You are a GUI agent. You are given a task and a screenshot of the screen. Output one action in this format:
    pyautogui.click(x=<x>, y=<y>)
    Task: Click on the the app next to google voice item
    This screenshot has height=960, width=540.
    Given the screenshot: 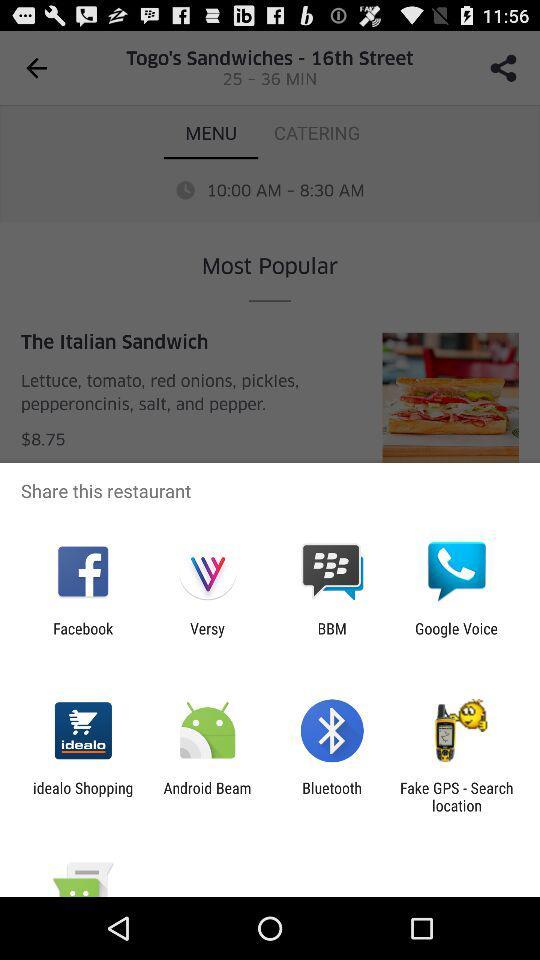 What is the action you would take?
    pyautogui.click(x=332, y=636)
    